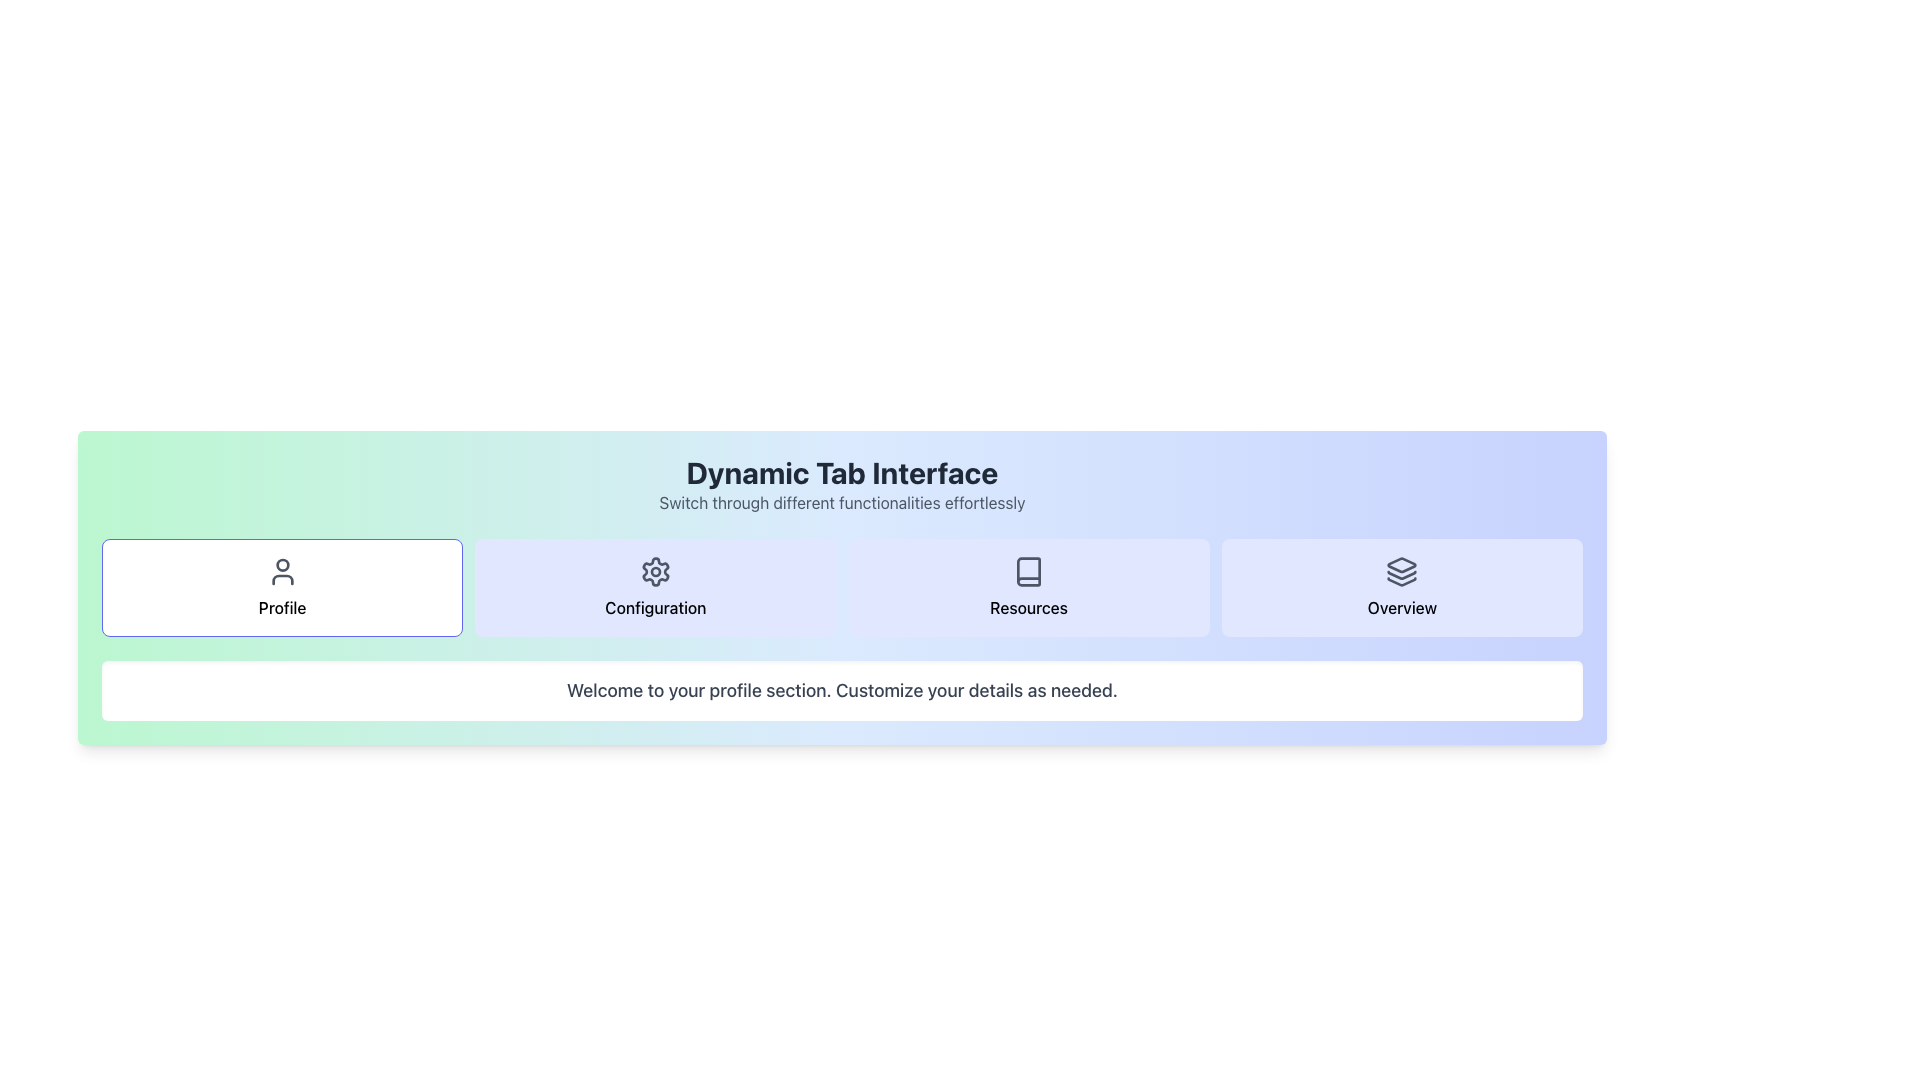  I want to click on the 'Resources' button, which is a rectangular button with rounded corners, light indigo background, featuring a book icon above the text, so click(1029, 586).